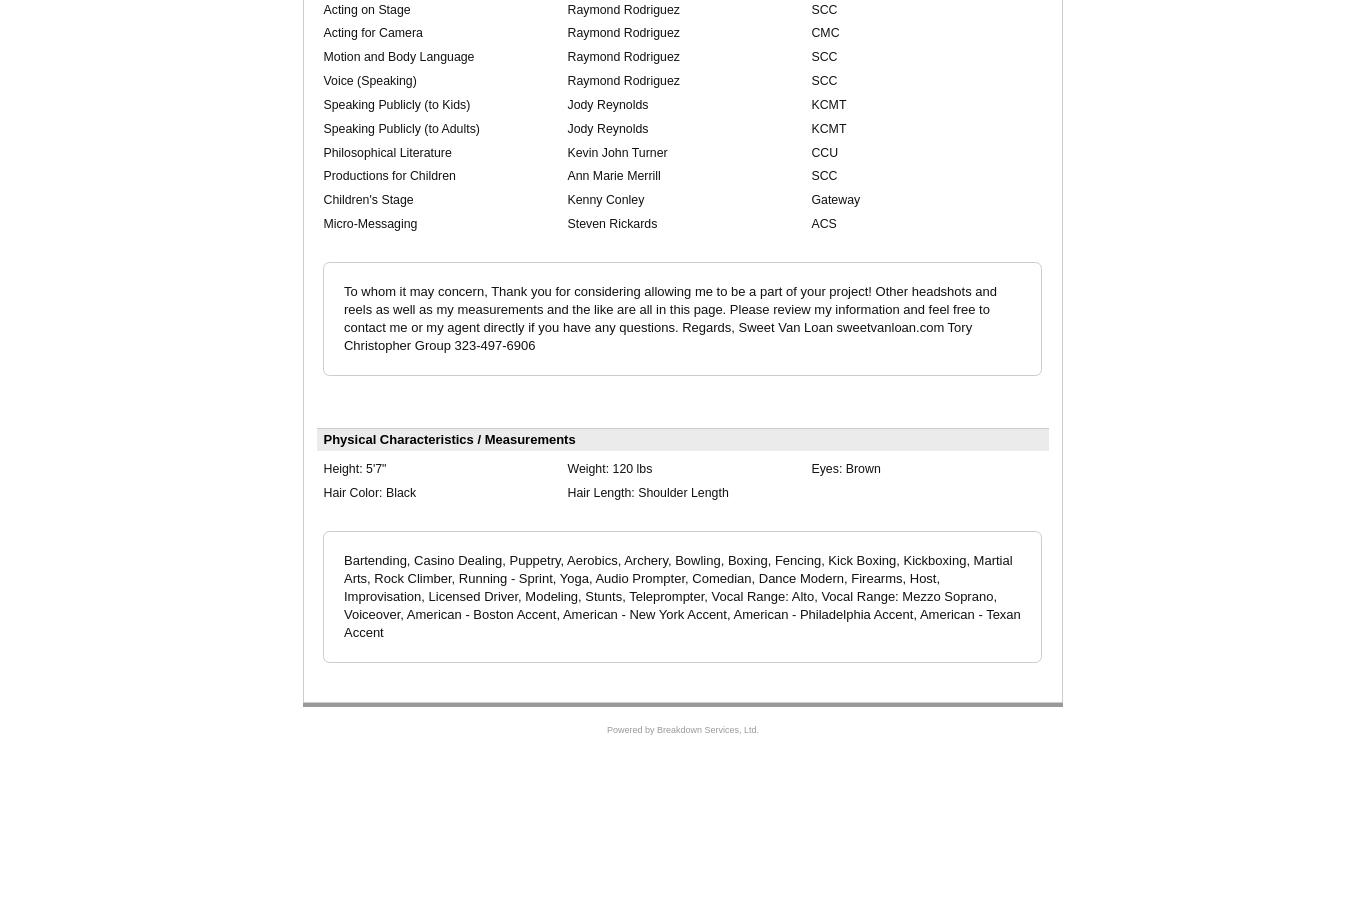 The image size is (1366, 908). I want to click on 'To whom it may concern,

Thank you for considering allowing me to be a part of your project! Other headshots and reels as well as my measurements and the like are all in this page. Please review my information and feel free to contact me or my agent directly if you have any questions. 

Regards,
Sweet Van Loan
sweetvanloan.com

Tory Christopher Group
323-497-6906', so click(668, 316).